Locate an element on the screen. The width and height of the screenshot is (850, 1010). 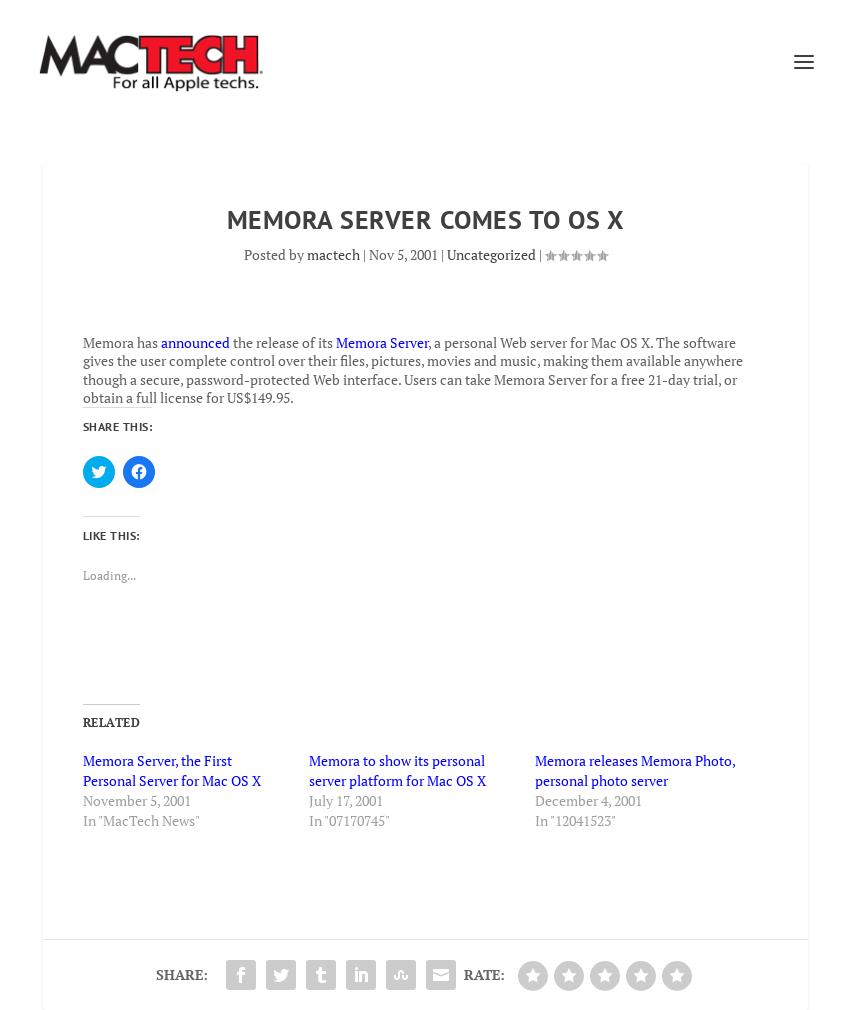
'Share this:' is located at coordinates (115, 425).